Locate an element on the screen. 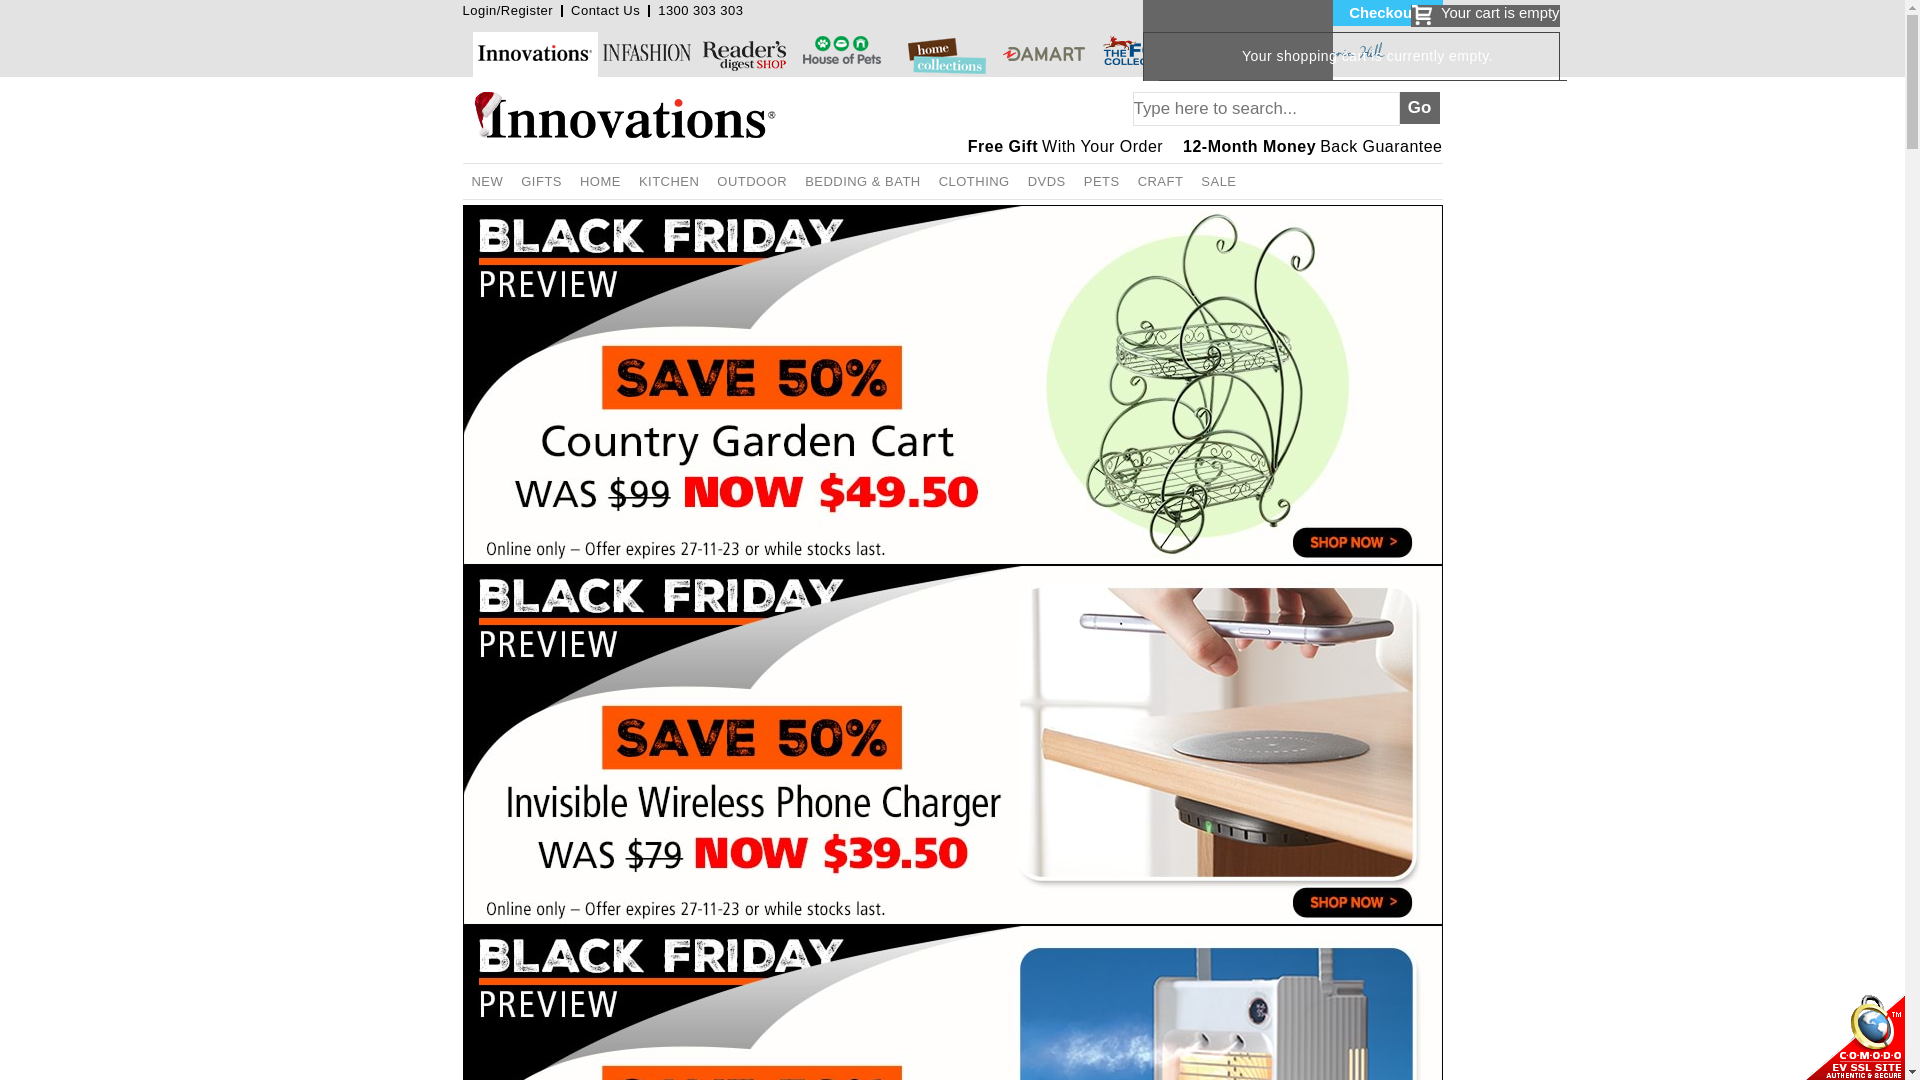 The width and height of the screenshot is (1920, 1080). 'DVDS' is located at coordinates (1045, 181).